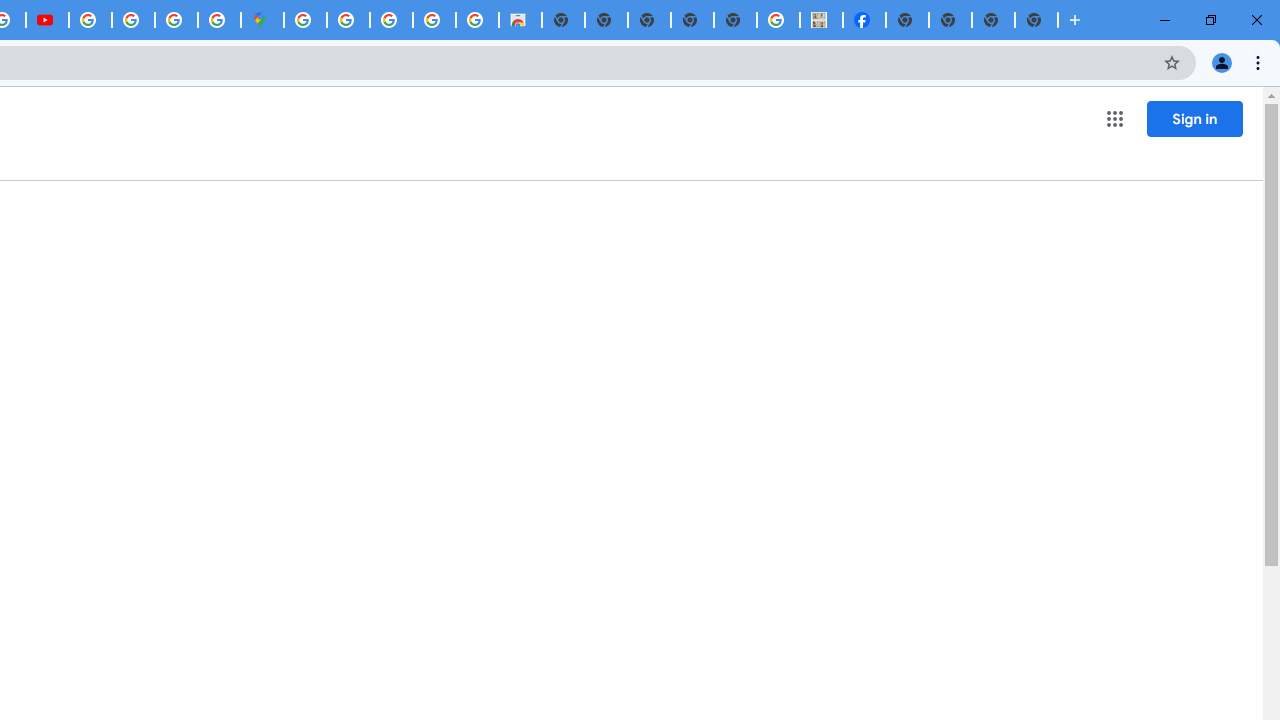  Describe the element at coordinates (1036, 20) in the screenshot. I see `'New Tab'` at that location.